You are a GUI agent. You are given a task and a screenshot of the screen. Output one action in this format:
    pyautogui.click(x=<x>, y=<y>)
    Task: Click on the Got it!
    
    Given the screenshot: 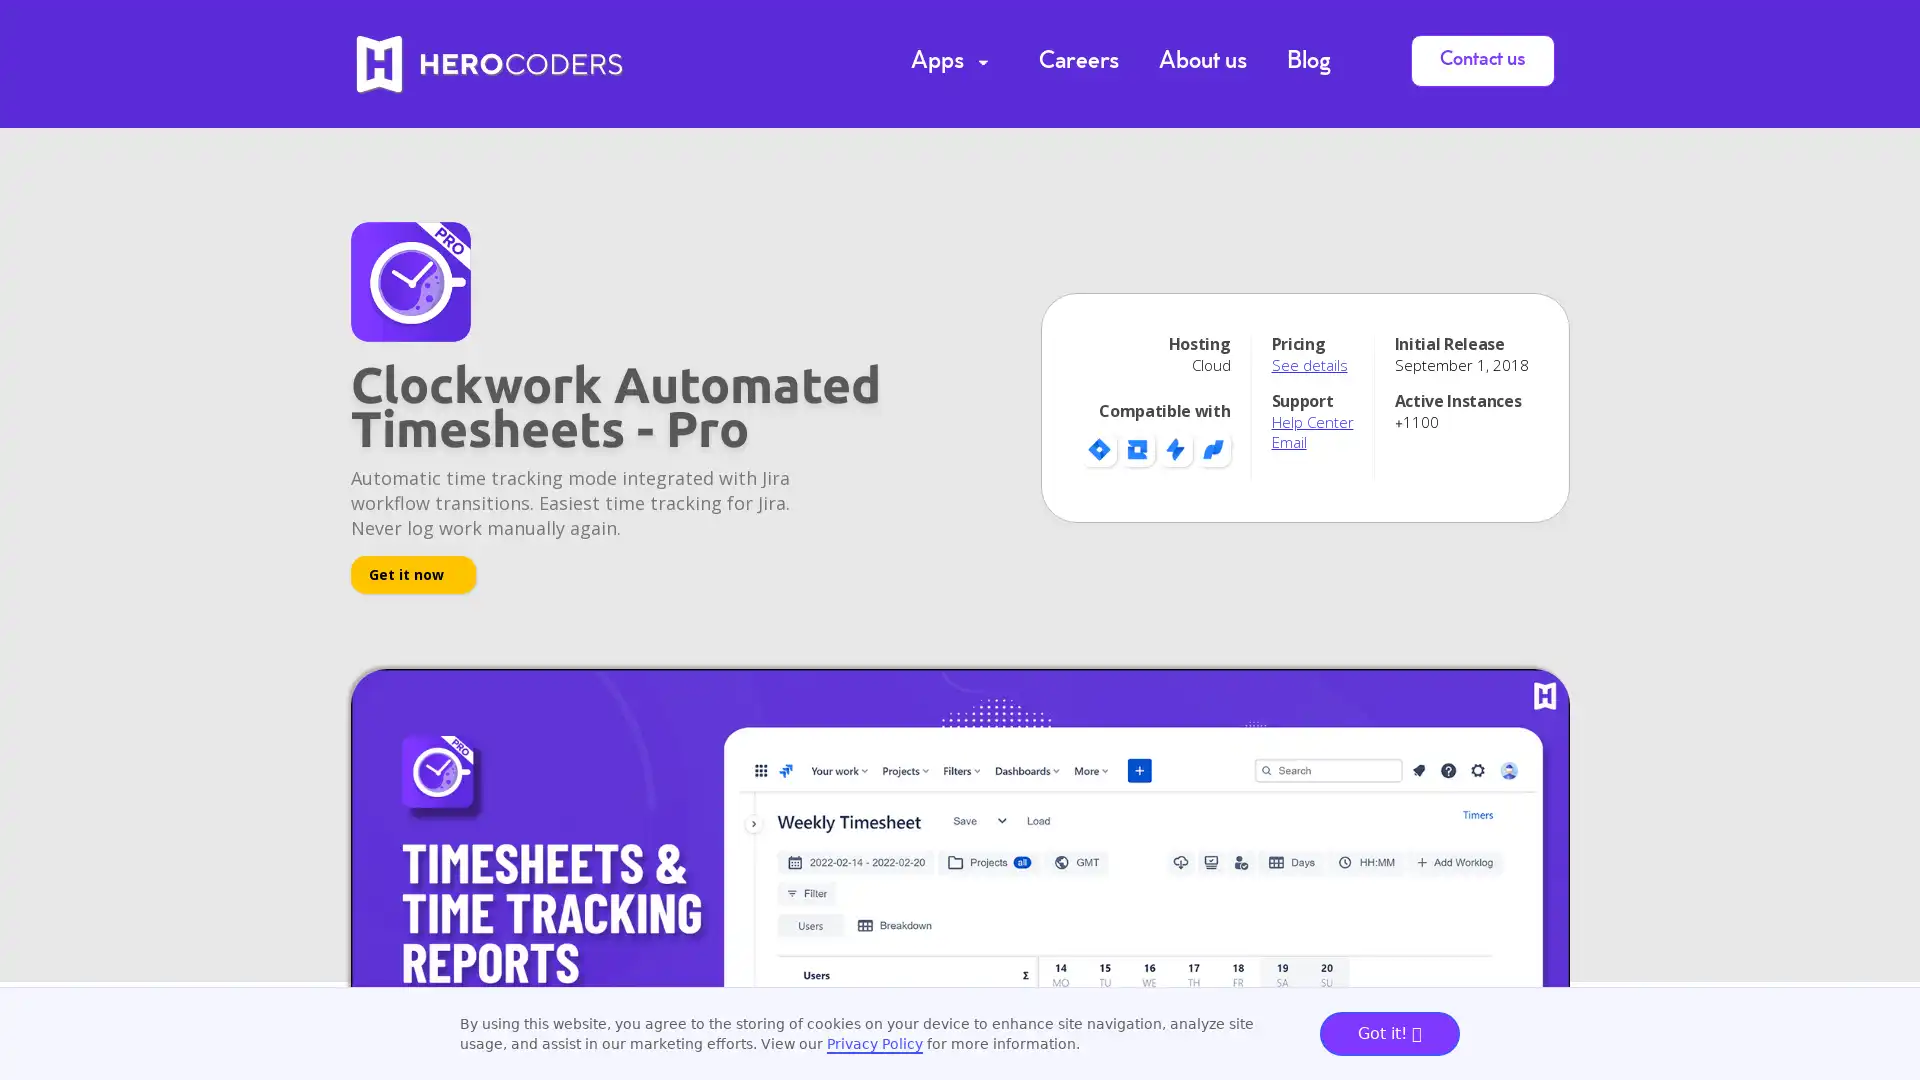 What is the action you would take?
    pyautogui.click(x=1389, y=1033)
    